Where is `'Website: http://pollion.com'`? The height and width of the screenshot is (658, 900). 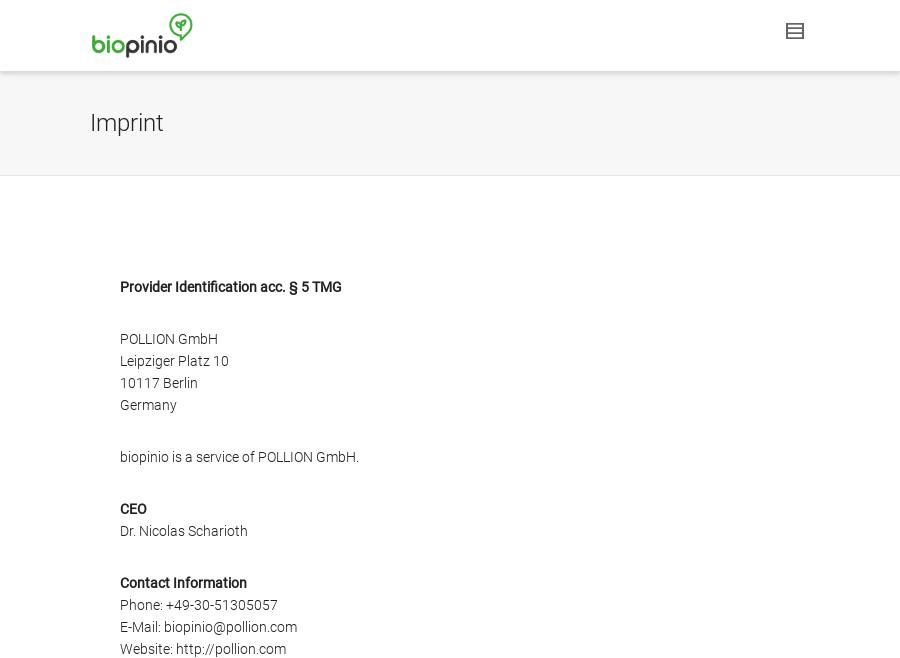 'Website: http://pollion.com' is located at coordinates (203, 646).